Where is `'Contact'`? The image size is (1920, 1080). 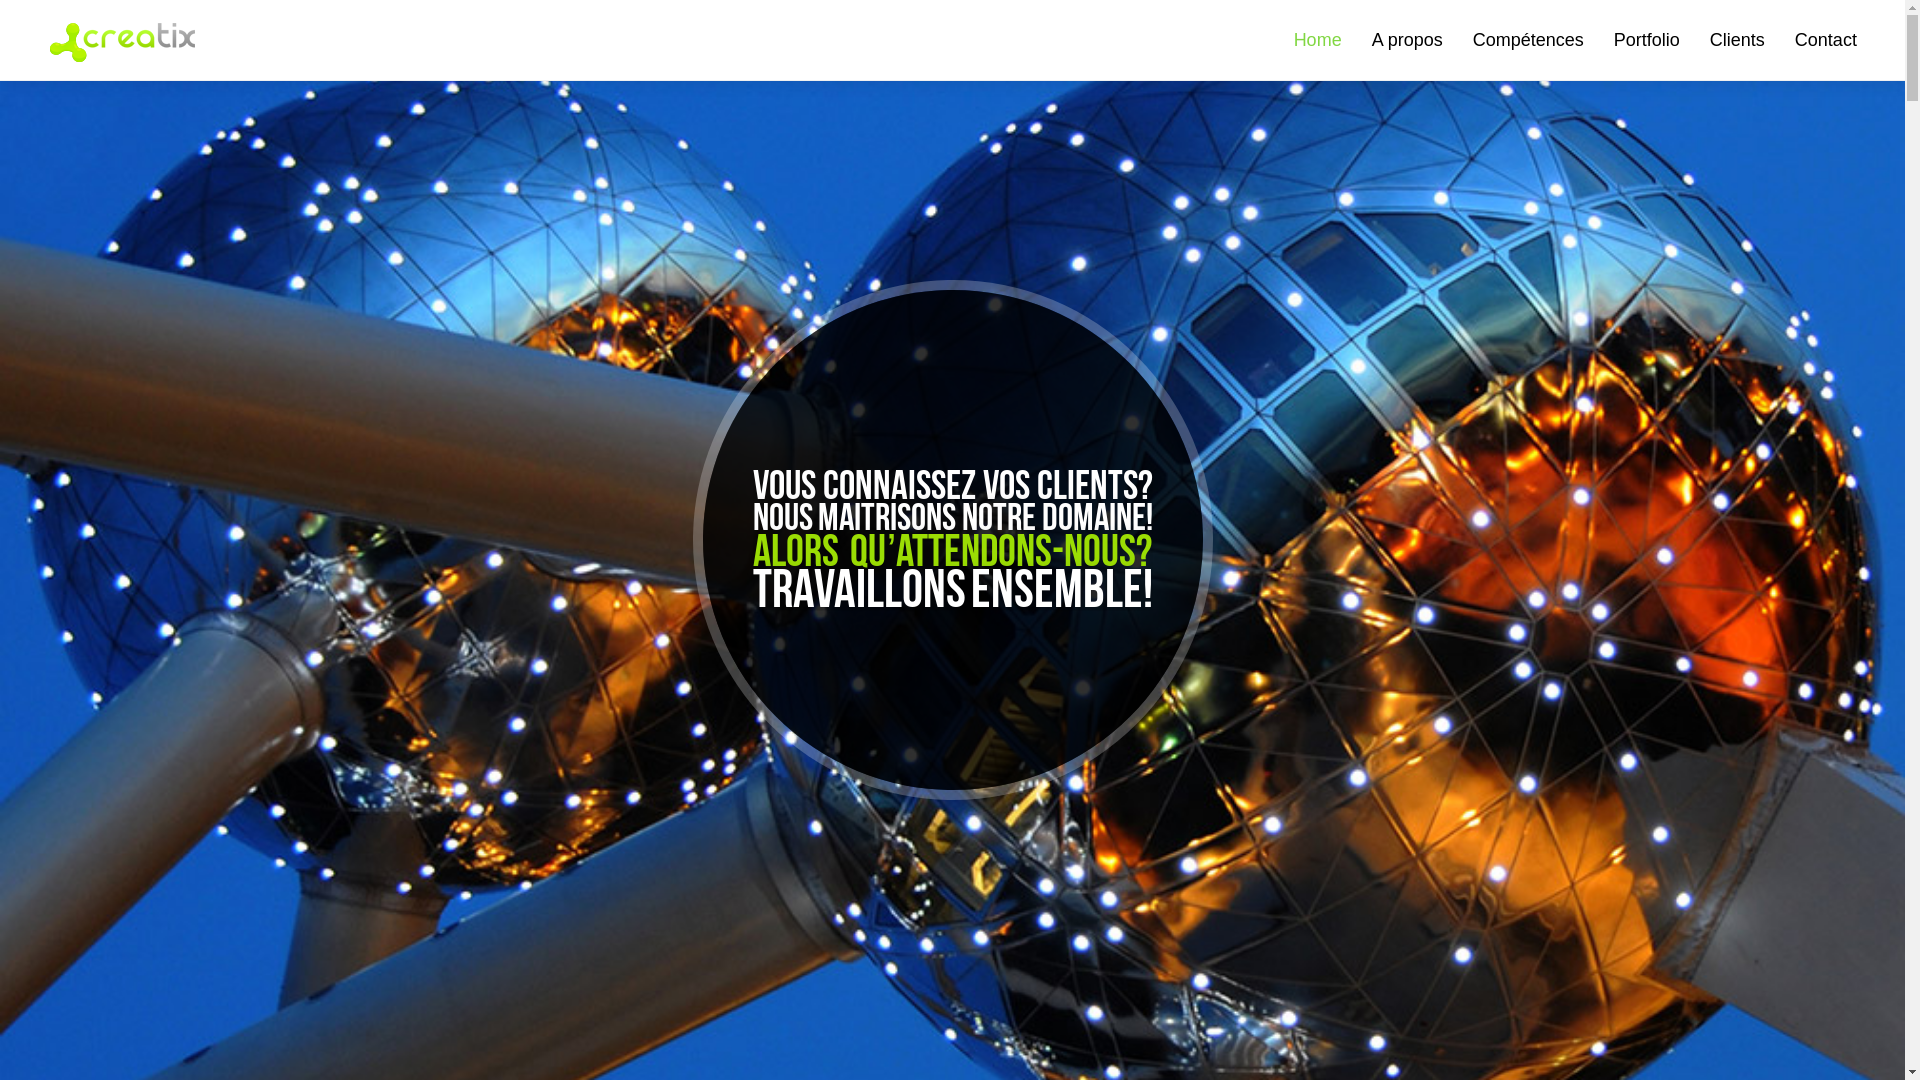 'Contact' is located at coordinates (1825, 39).